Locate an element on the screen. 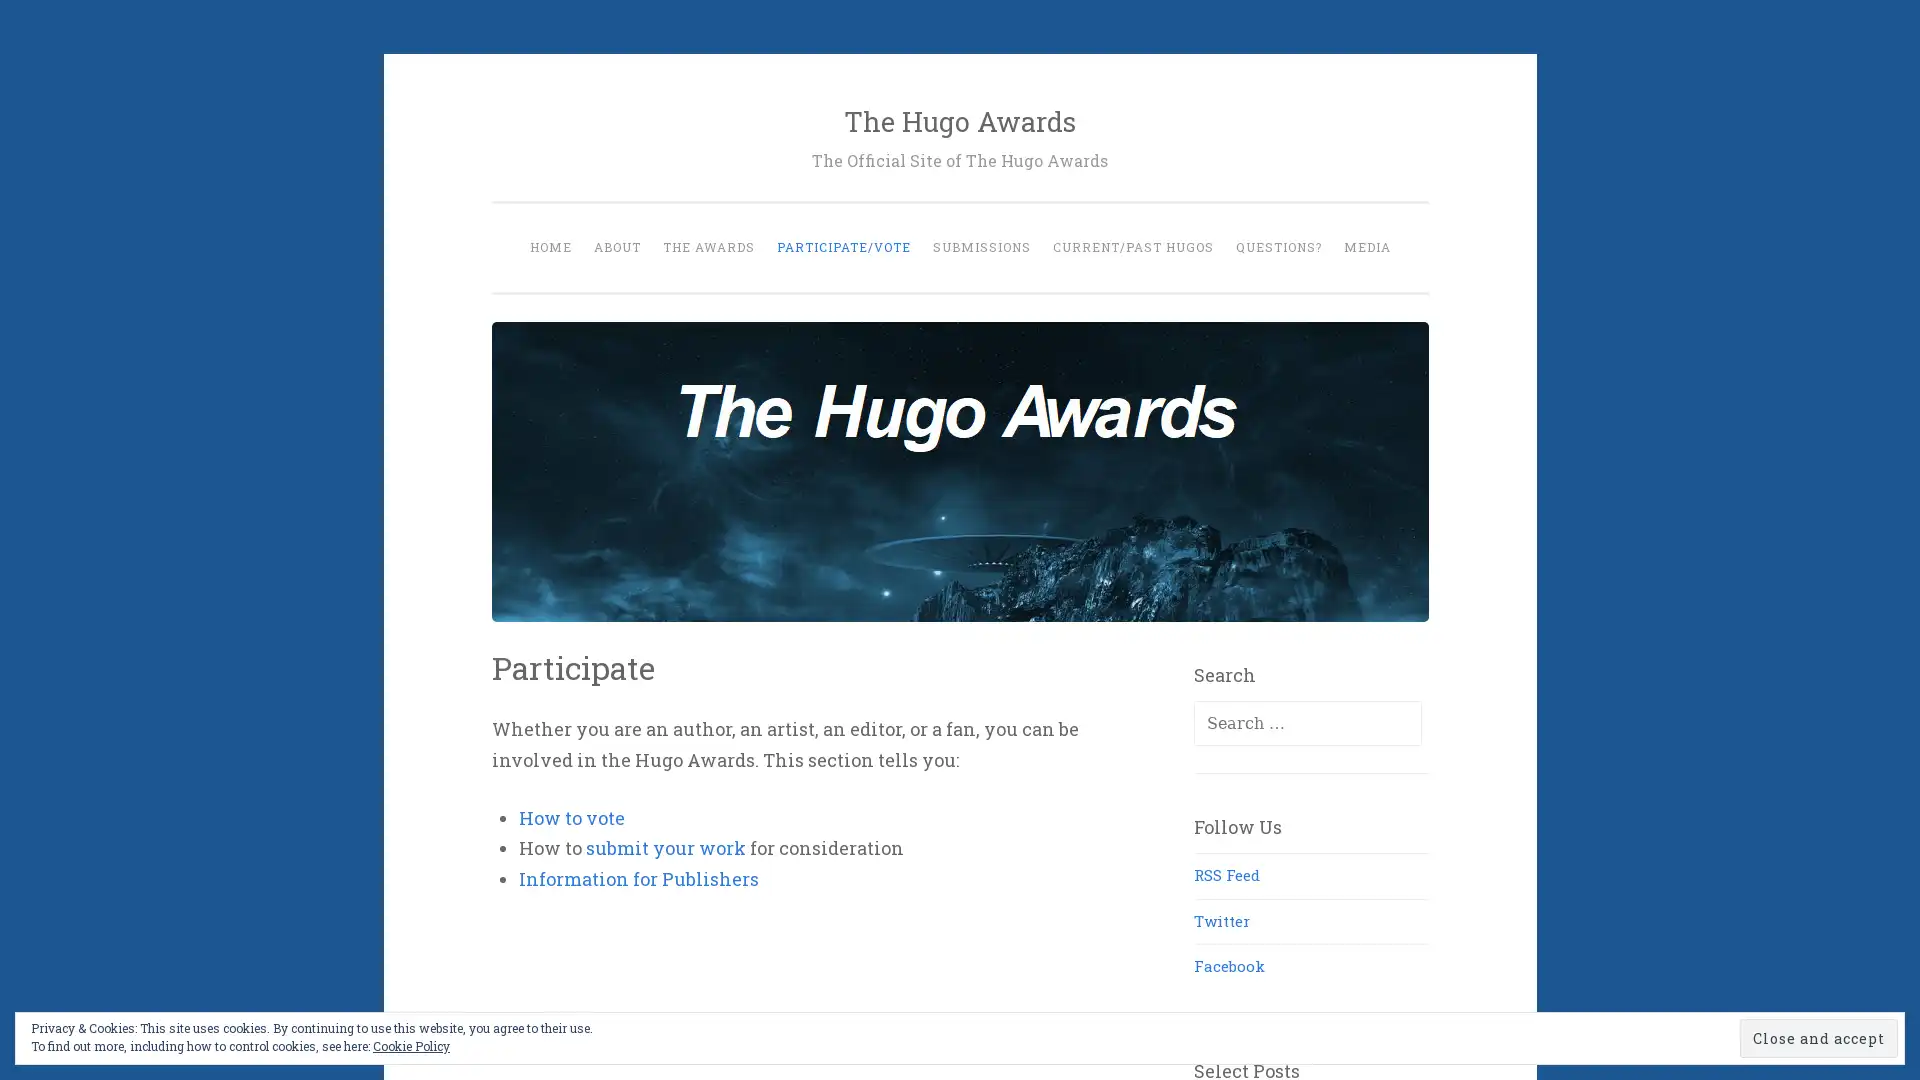 The width and height of the screenshot is (1920, 1080). Close and accept is located at coordinates (1819, 1037).